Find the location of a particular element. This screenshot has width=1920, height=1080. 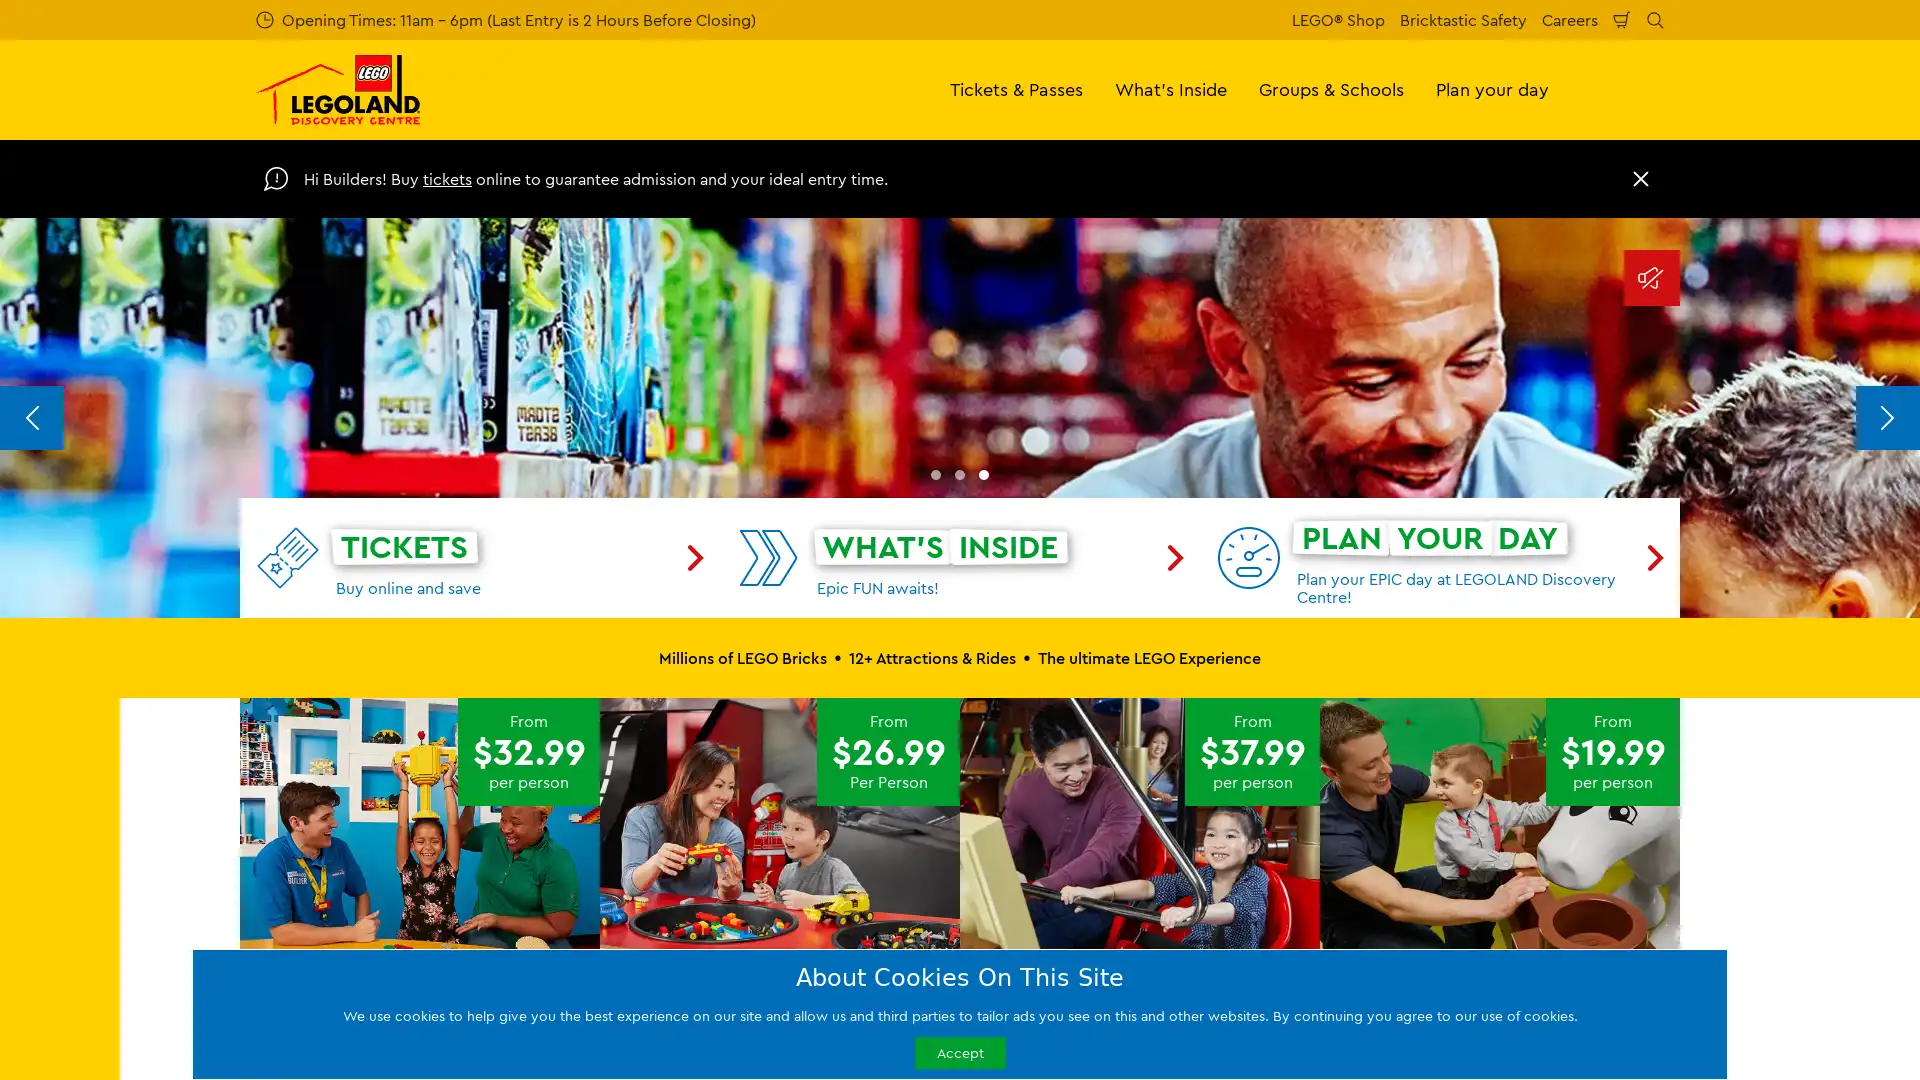

Go to slide 3 is located at coordinates (983, 852).